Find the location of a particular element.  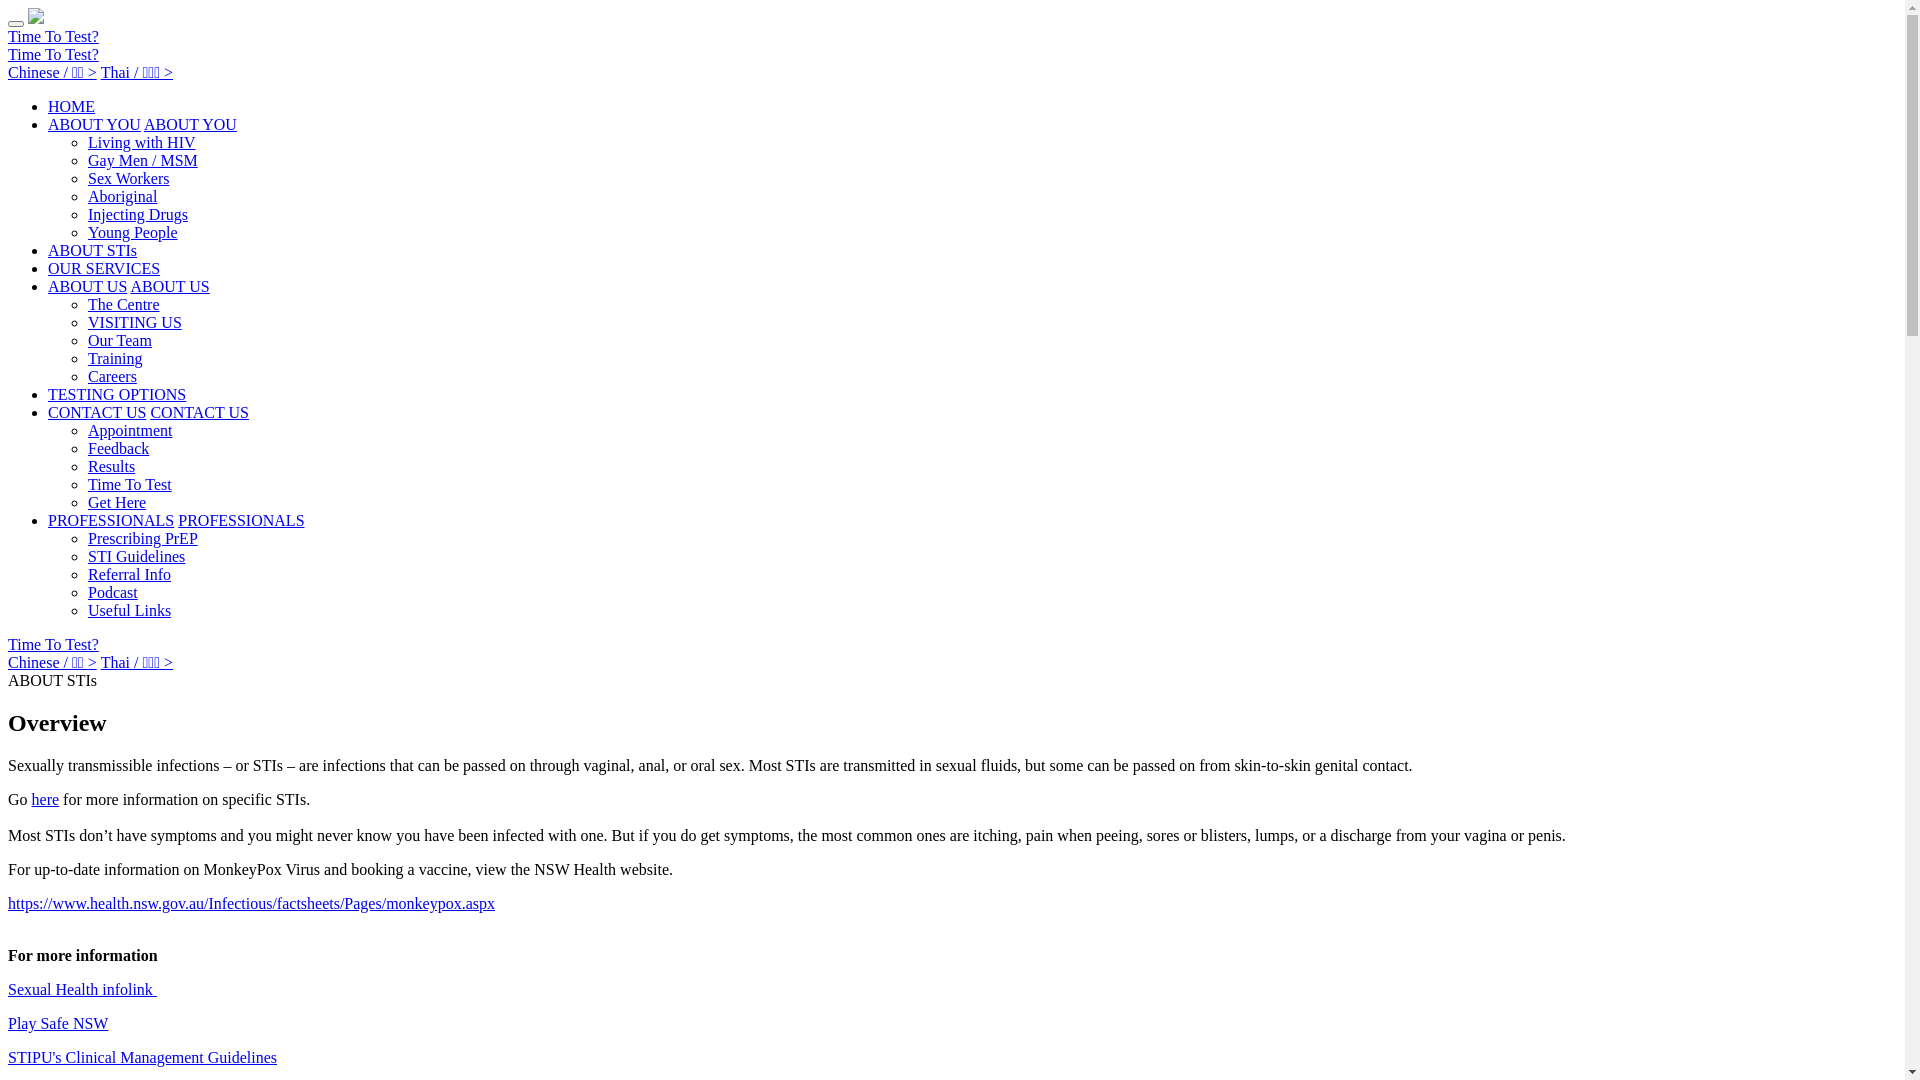

'PROFESSIONALS' is located at coordinates (240, 519).